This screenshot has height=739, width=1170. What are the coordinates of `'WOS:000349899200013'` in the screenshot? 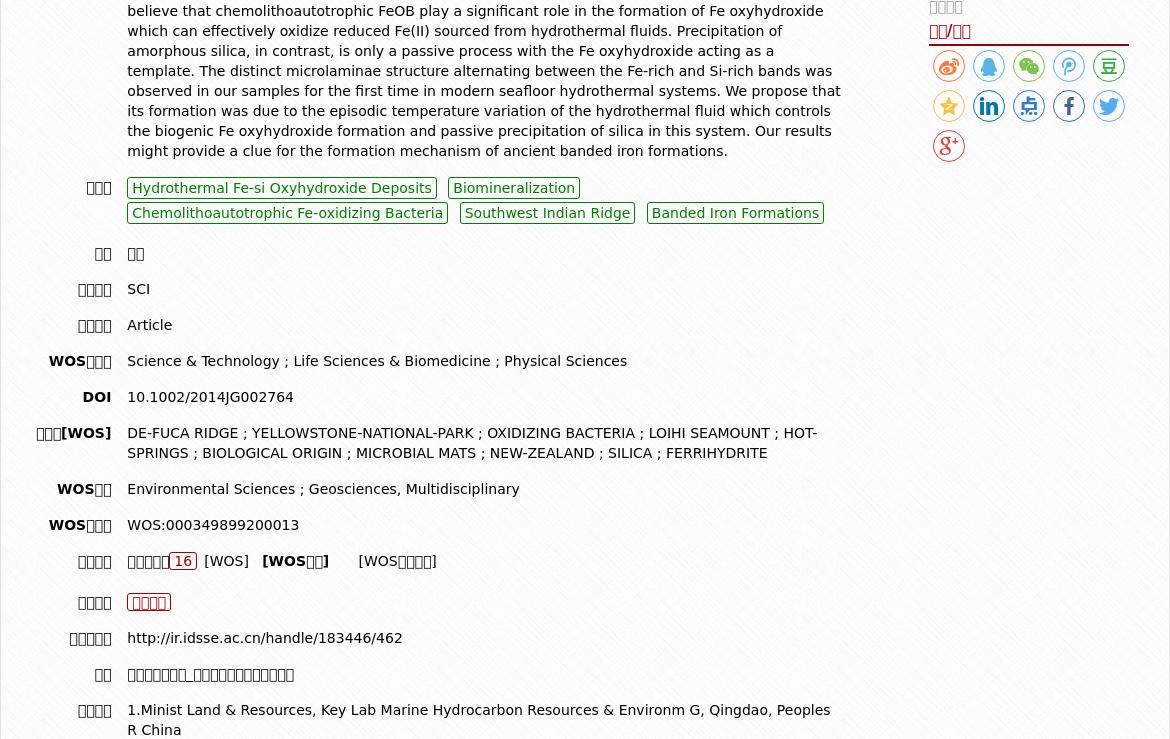 It's located at (125, 524).